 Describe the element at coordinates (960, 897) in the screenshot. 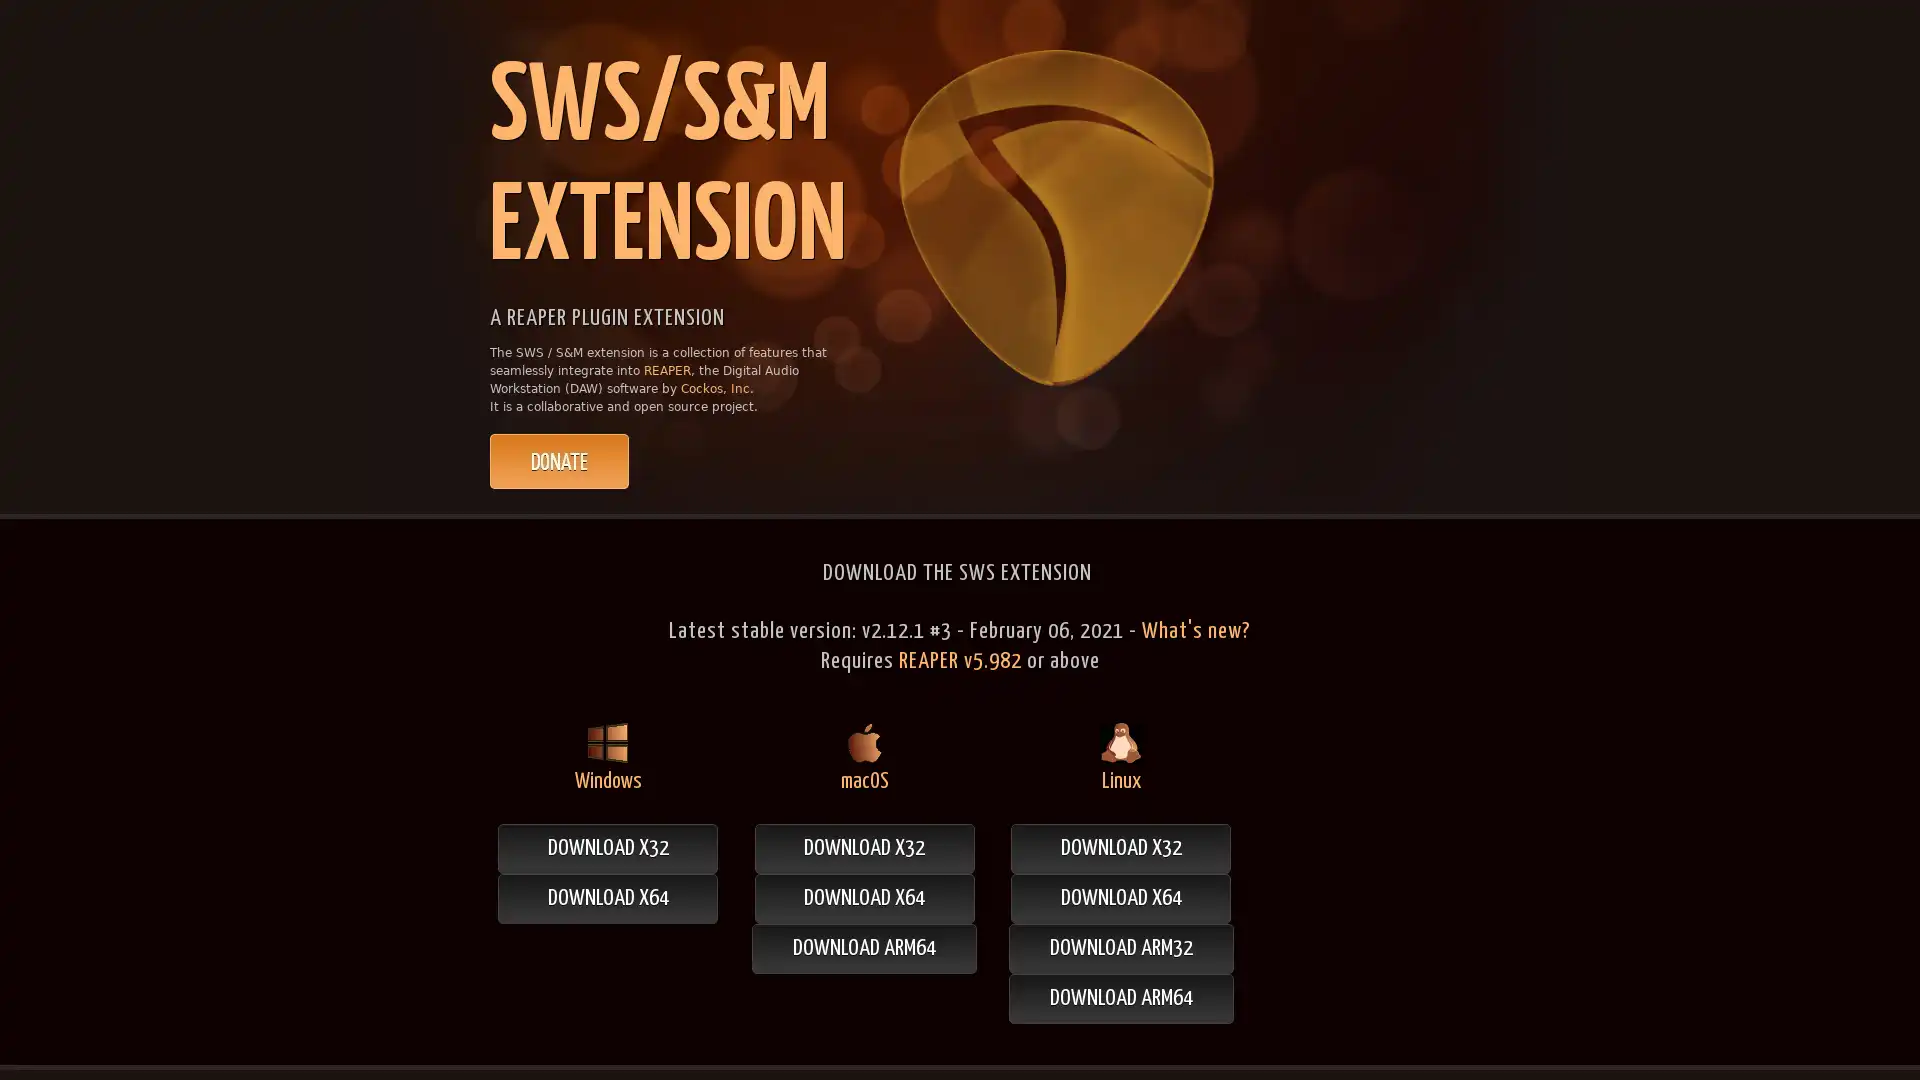

I see `DOWNLOAD X64` at that location.